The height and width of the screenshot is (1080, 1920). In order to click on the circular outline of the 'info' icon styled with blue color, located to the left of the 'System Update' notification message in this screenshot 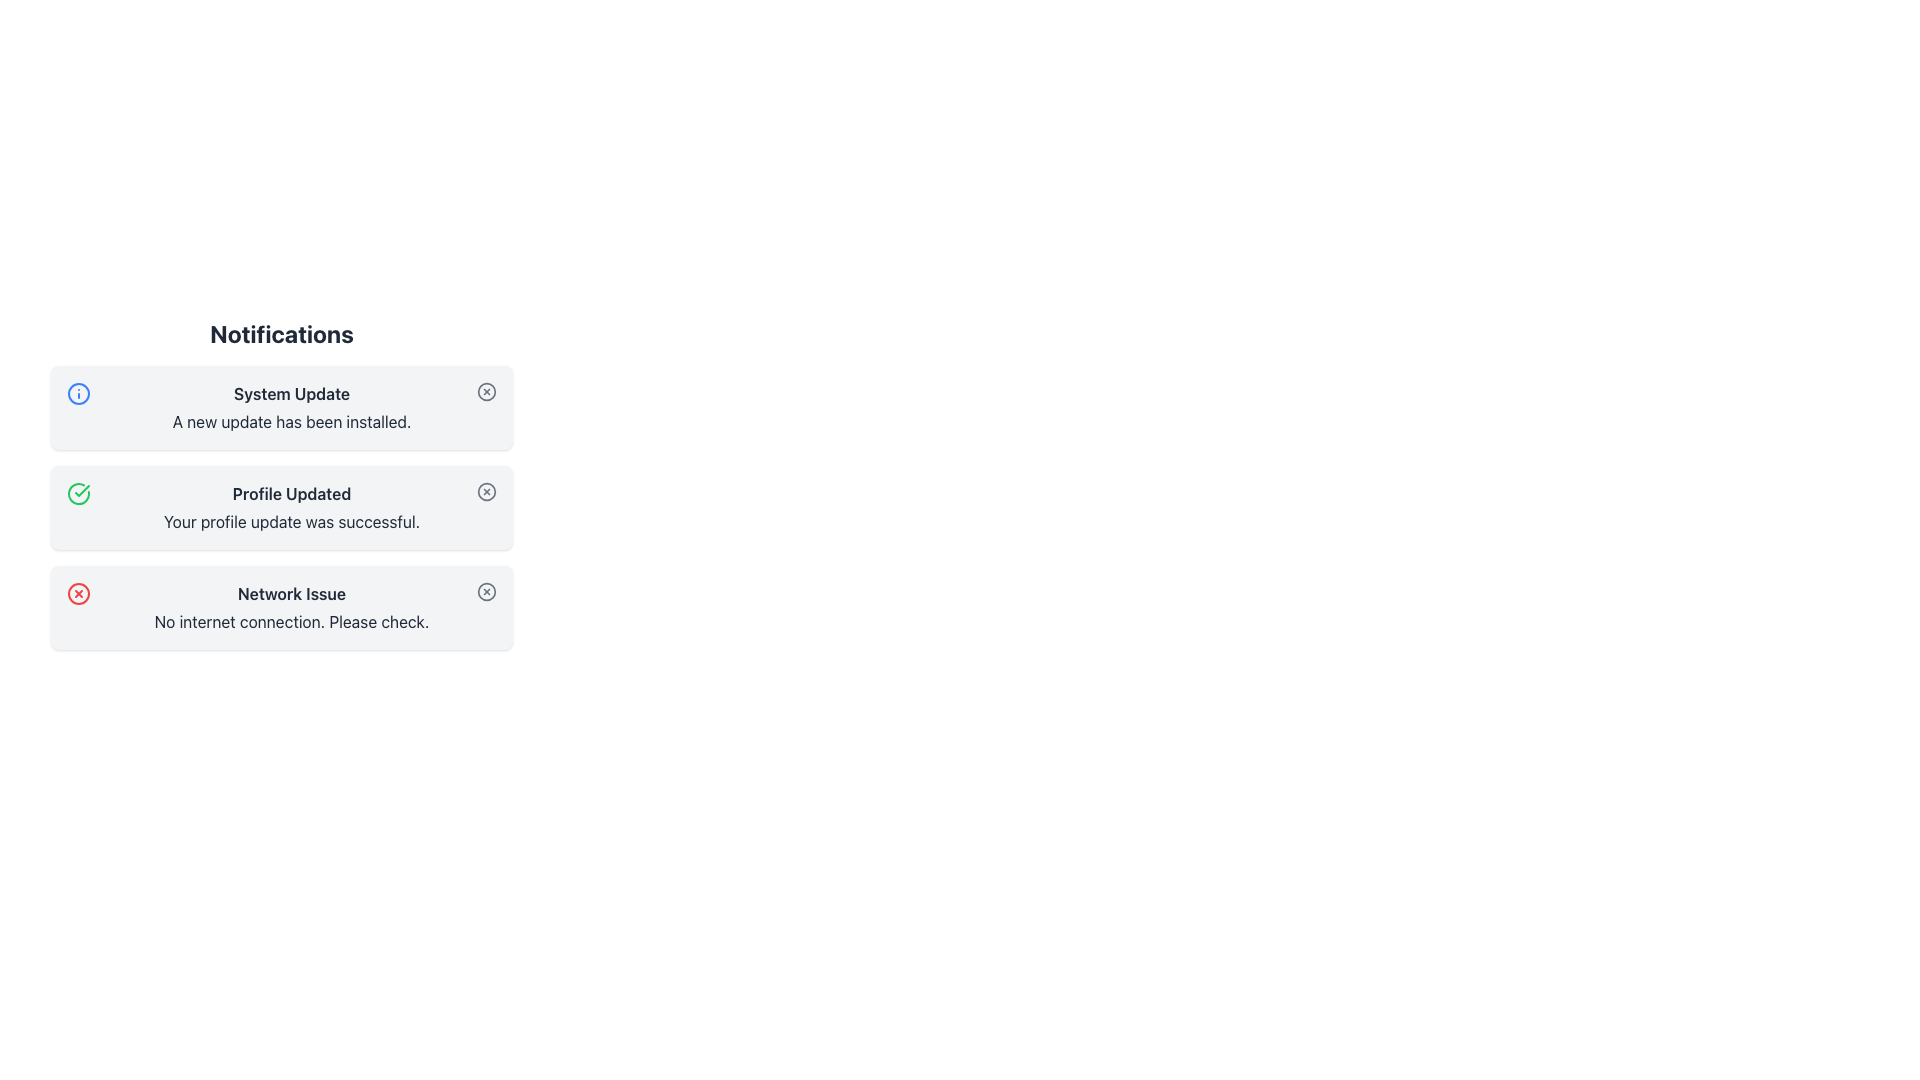, I will do `click(78, 393)`.